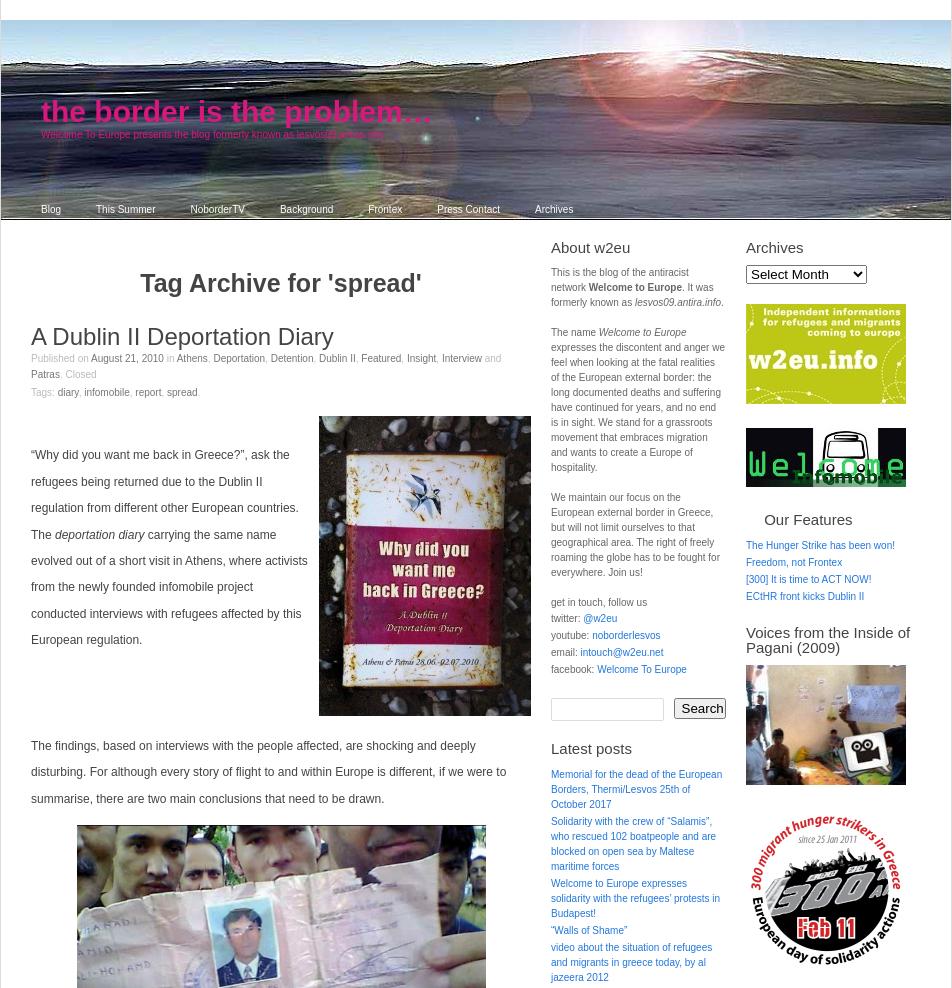 The height and width of the screenshot is (988, 952). Describe the element at coordinates (565, 651) in the screenshot. I see `'email:'` at that location.